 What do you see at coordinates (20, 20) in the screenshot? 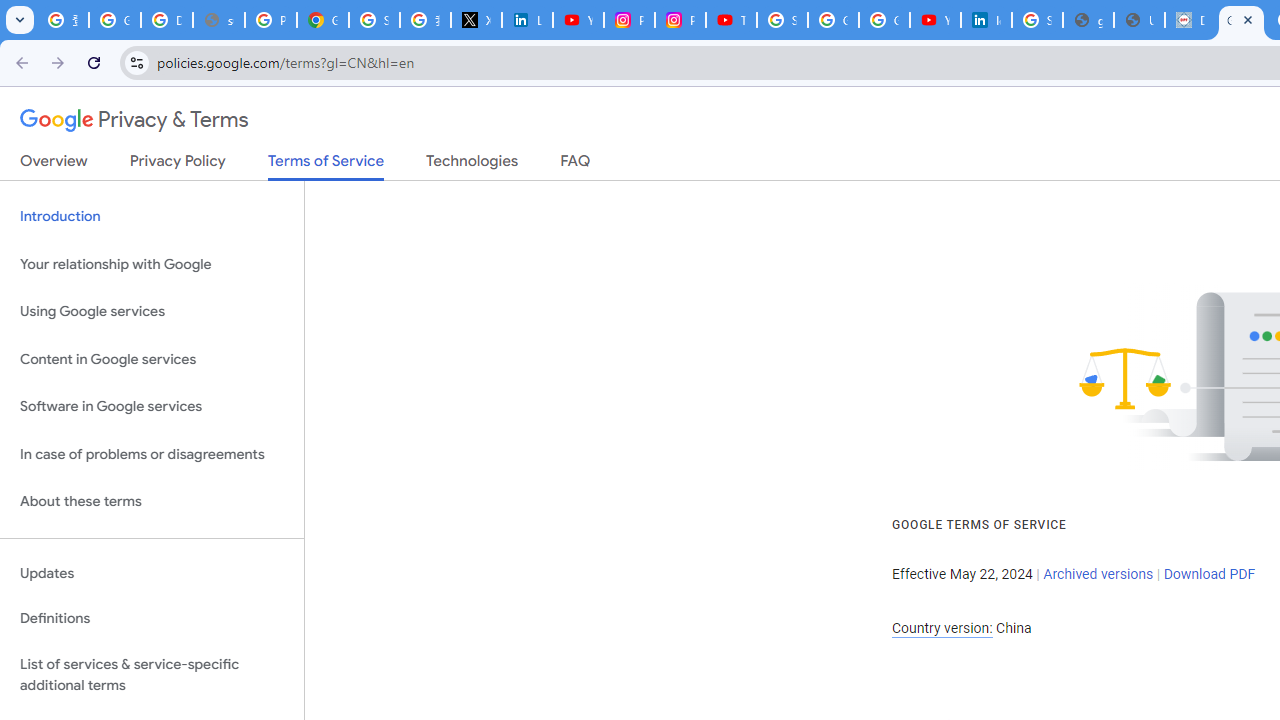
I see `'Search tabs'` at bounding box center [20, 20].